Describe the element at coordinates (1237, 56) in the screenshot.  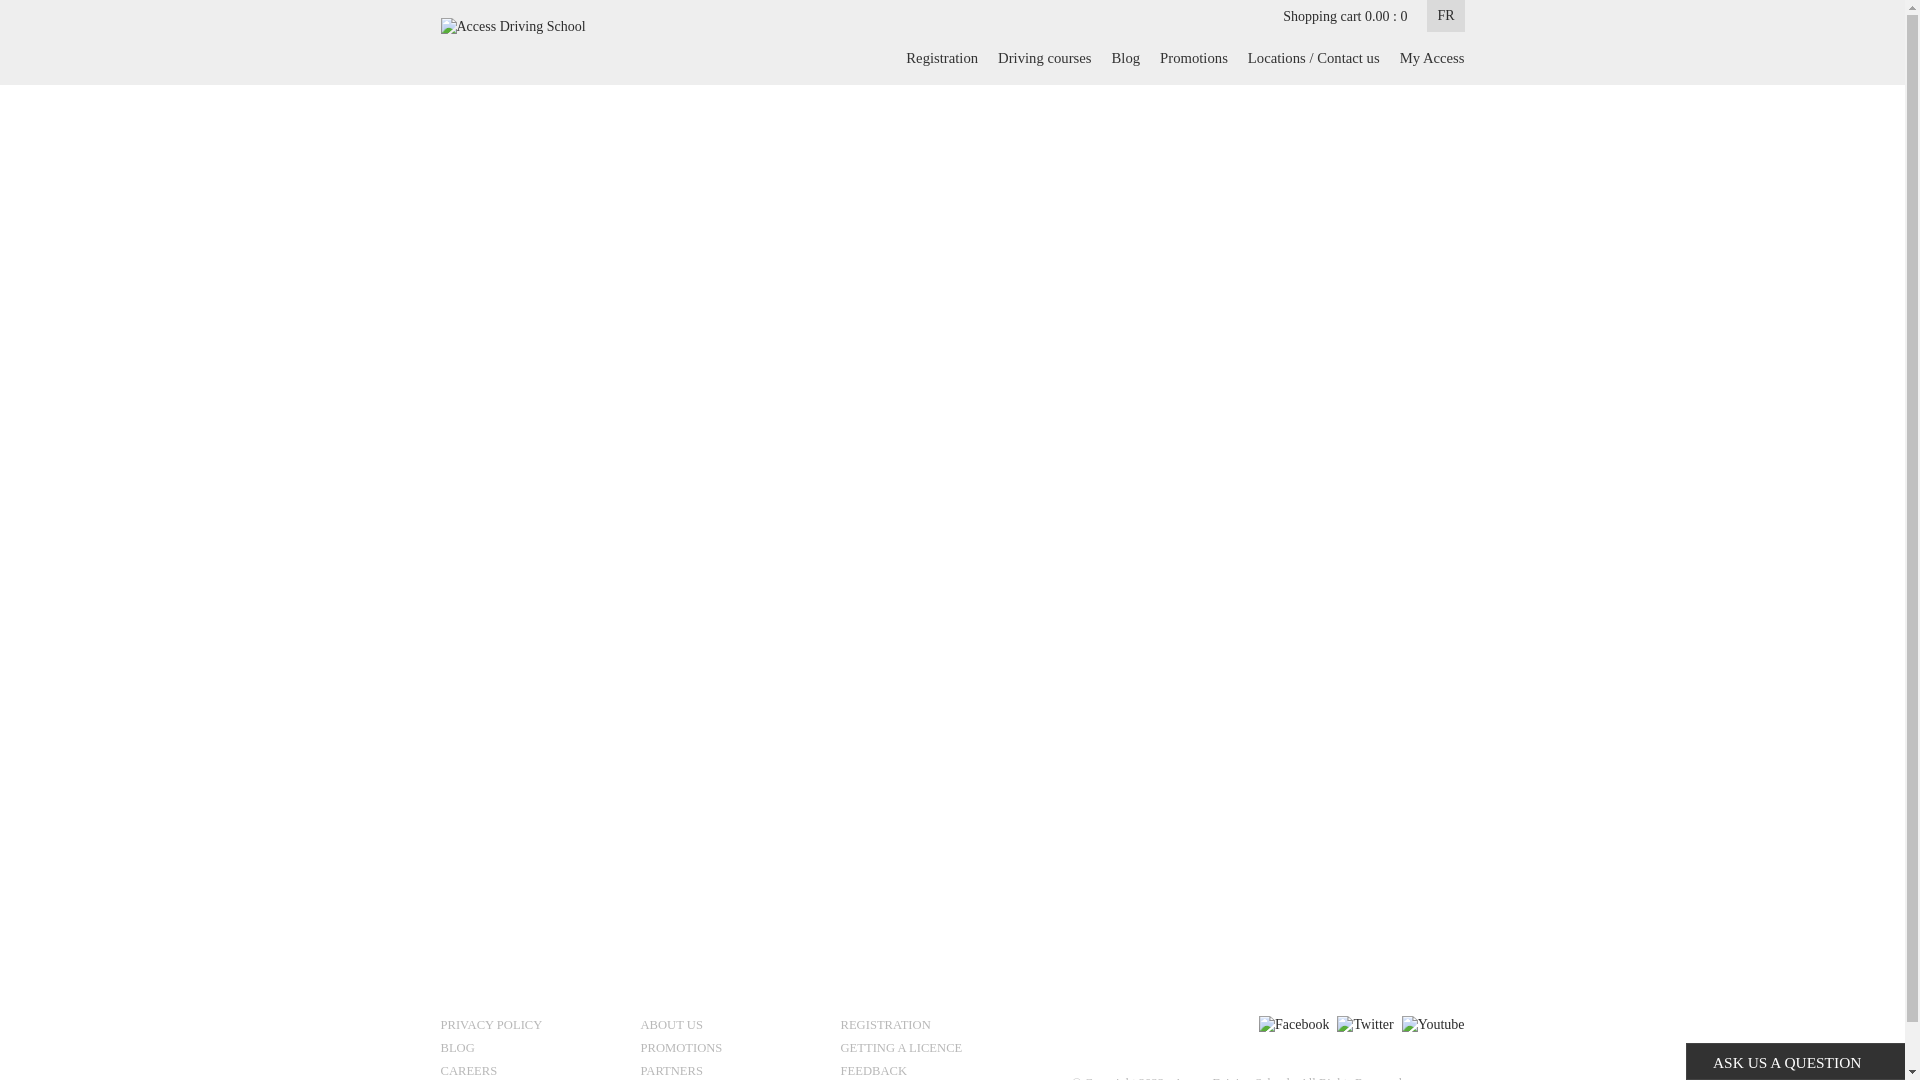
I see `'Locations / Contact us'` at that location.